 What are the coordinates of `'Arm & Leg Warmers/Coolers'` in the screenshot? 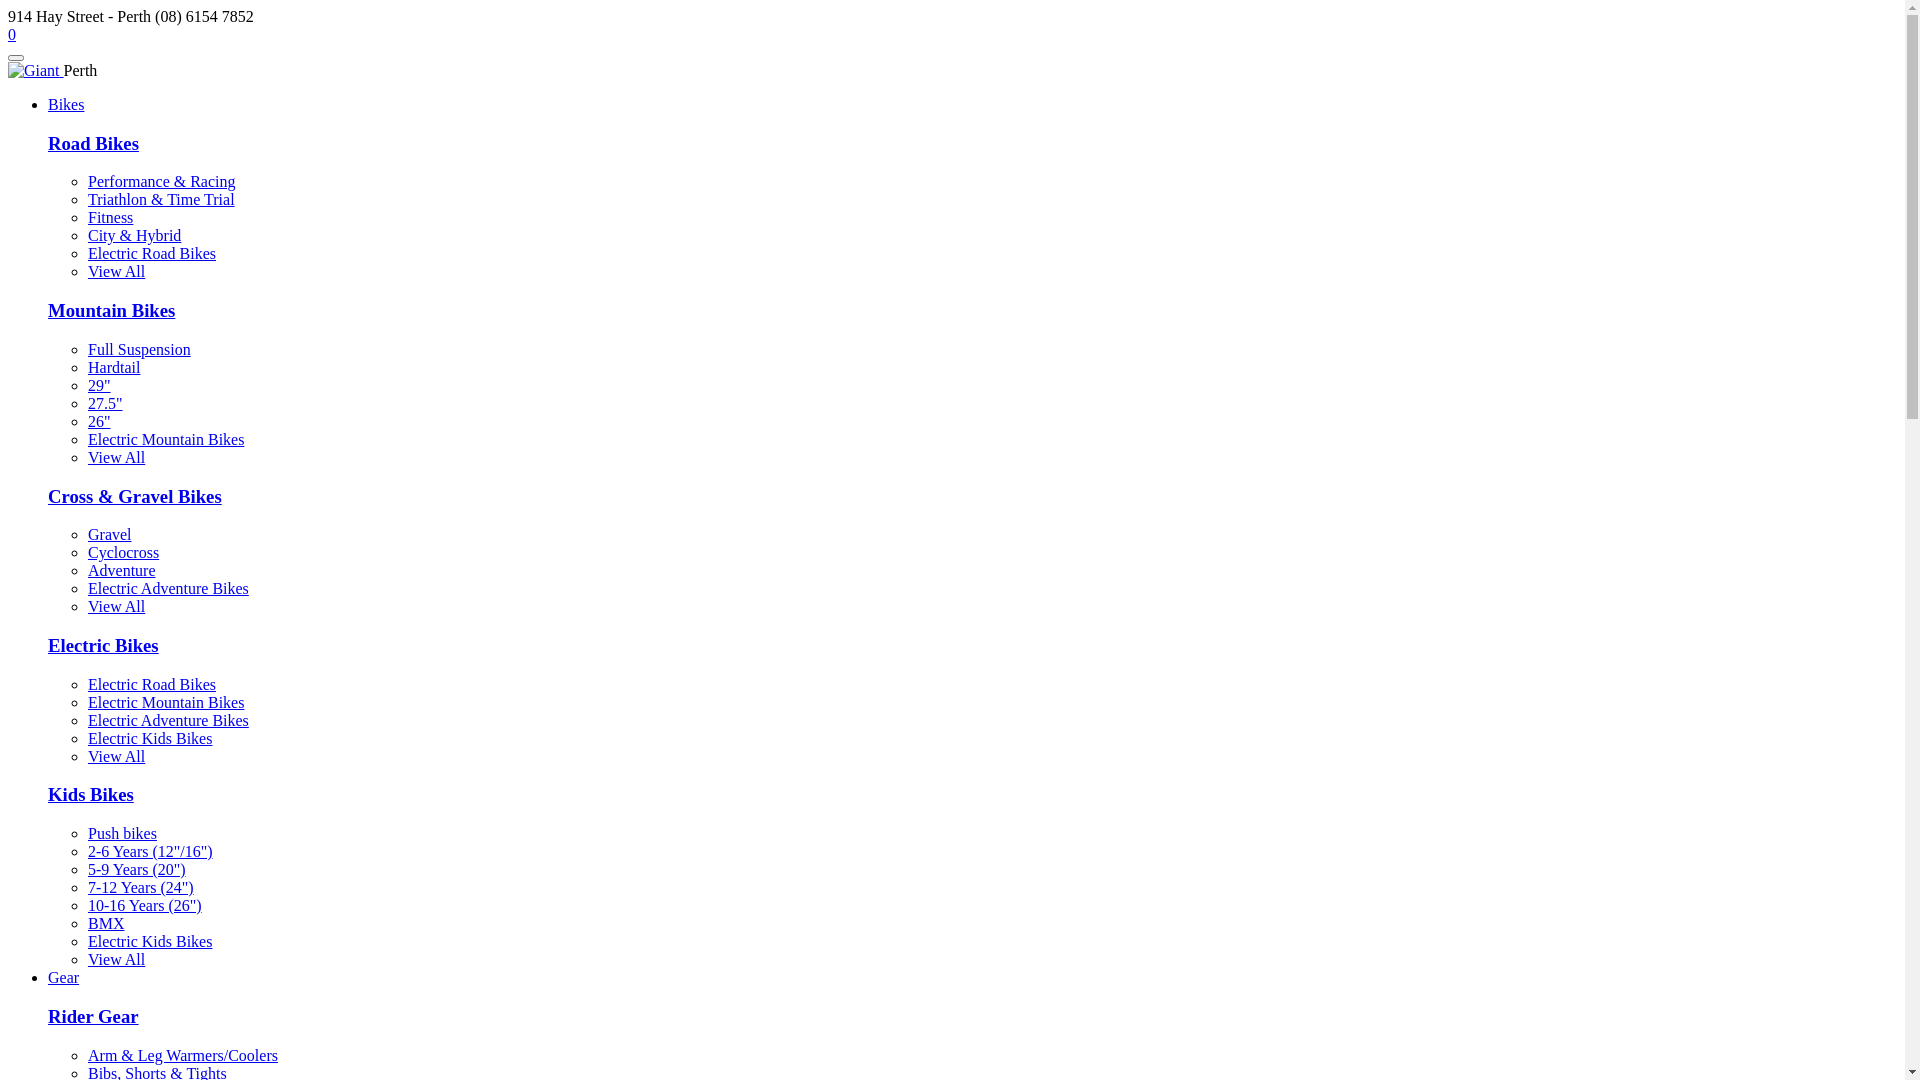 It's located at (182, 1054).